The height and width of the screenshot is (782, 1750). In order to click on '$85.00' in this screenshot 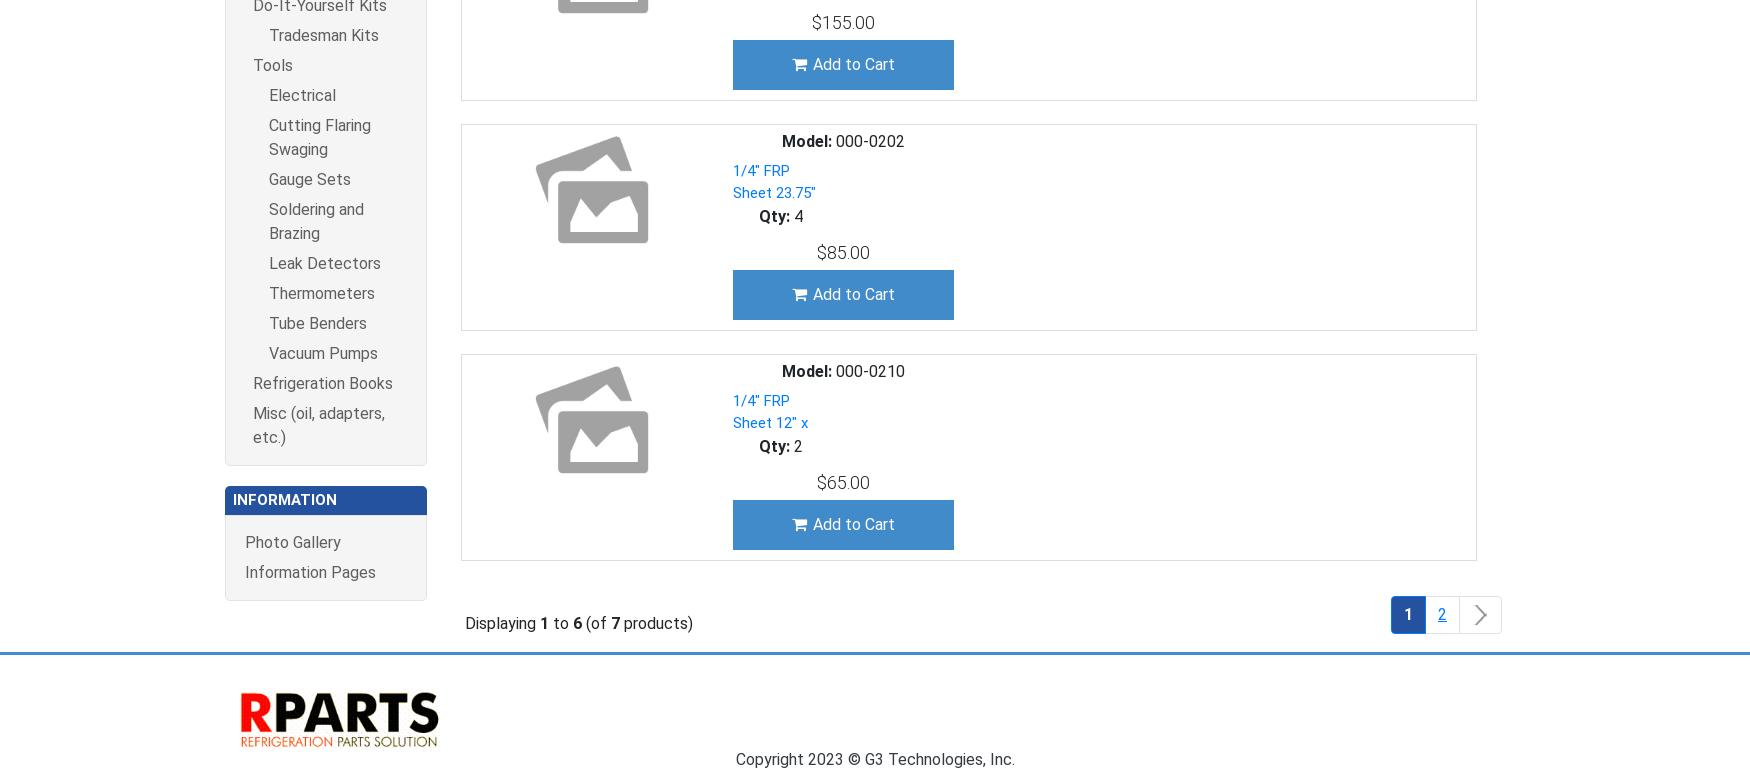, I will do `click(842, 250)`.